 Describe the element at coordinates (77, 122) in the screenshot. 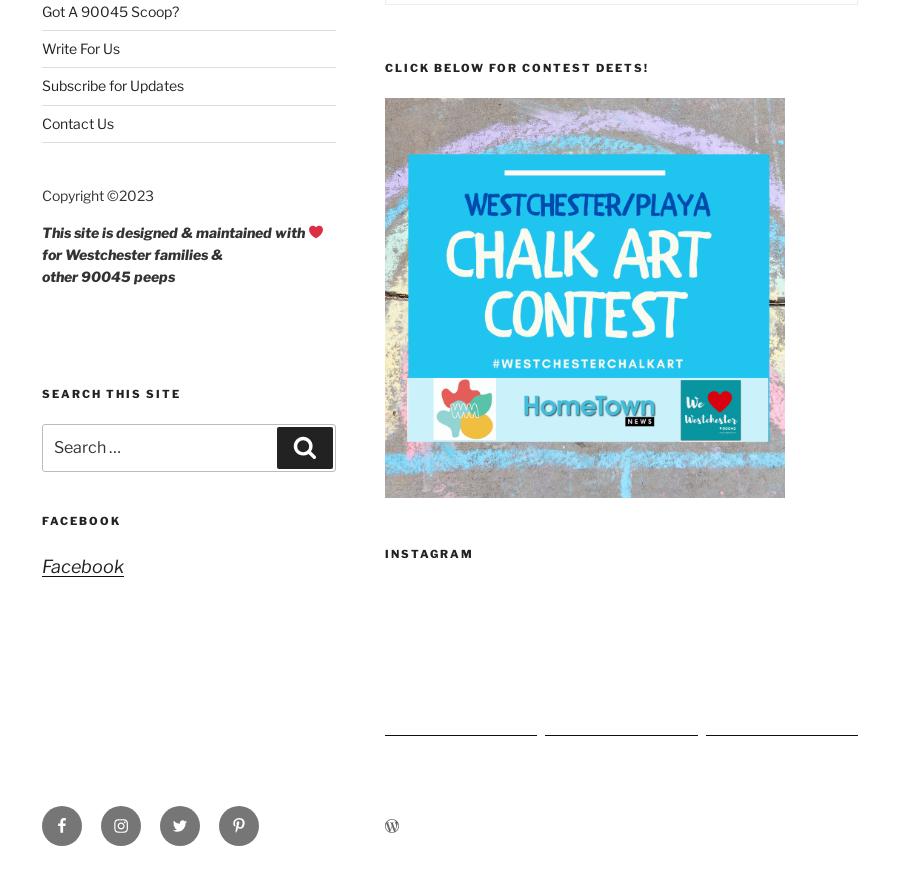

I see `'Contact Us'` at that location.